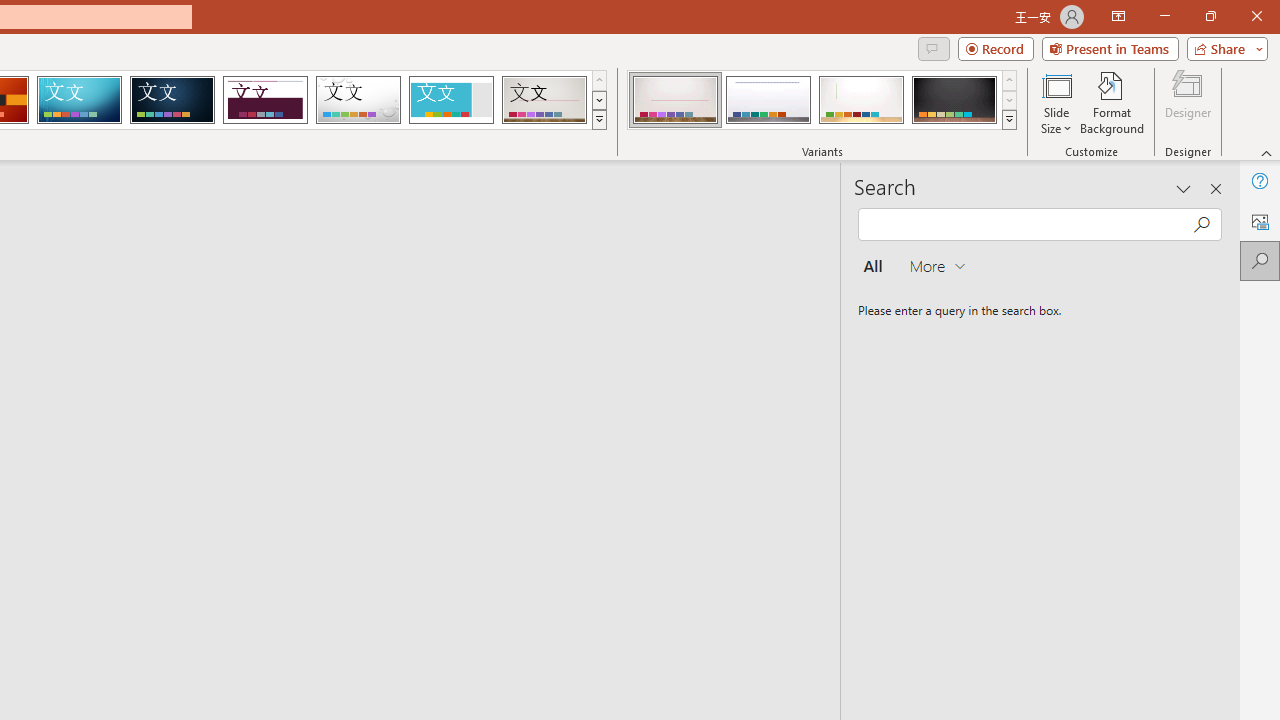 The width and height of the screenshot is (1280, 720). I want to click on 'Gallery Variant 4', so click(953, 100).